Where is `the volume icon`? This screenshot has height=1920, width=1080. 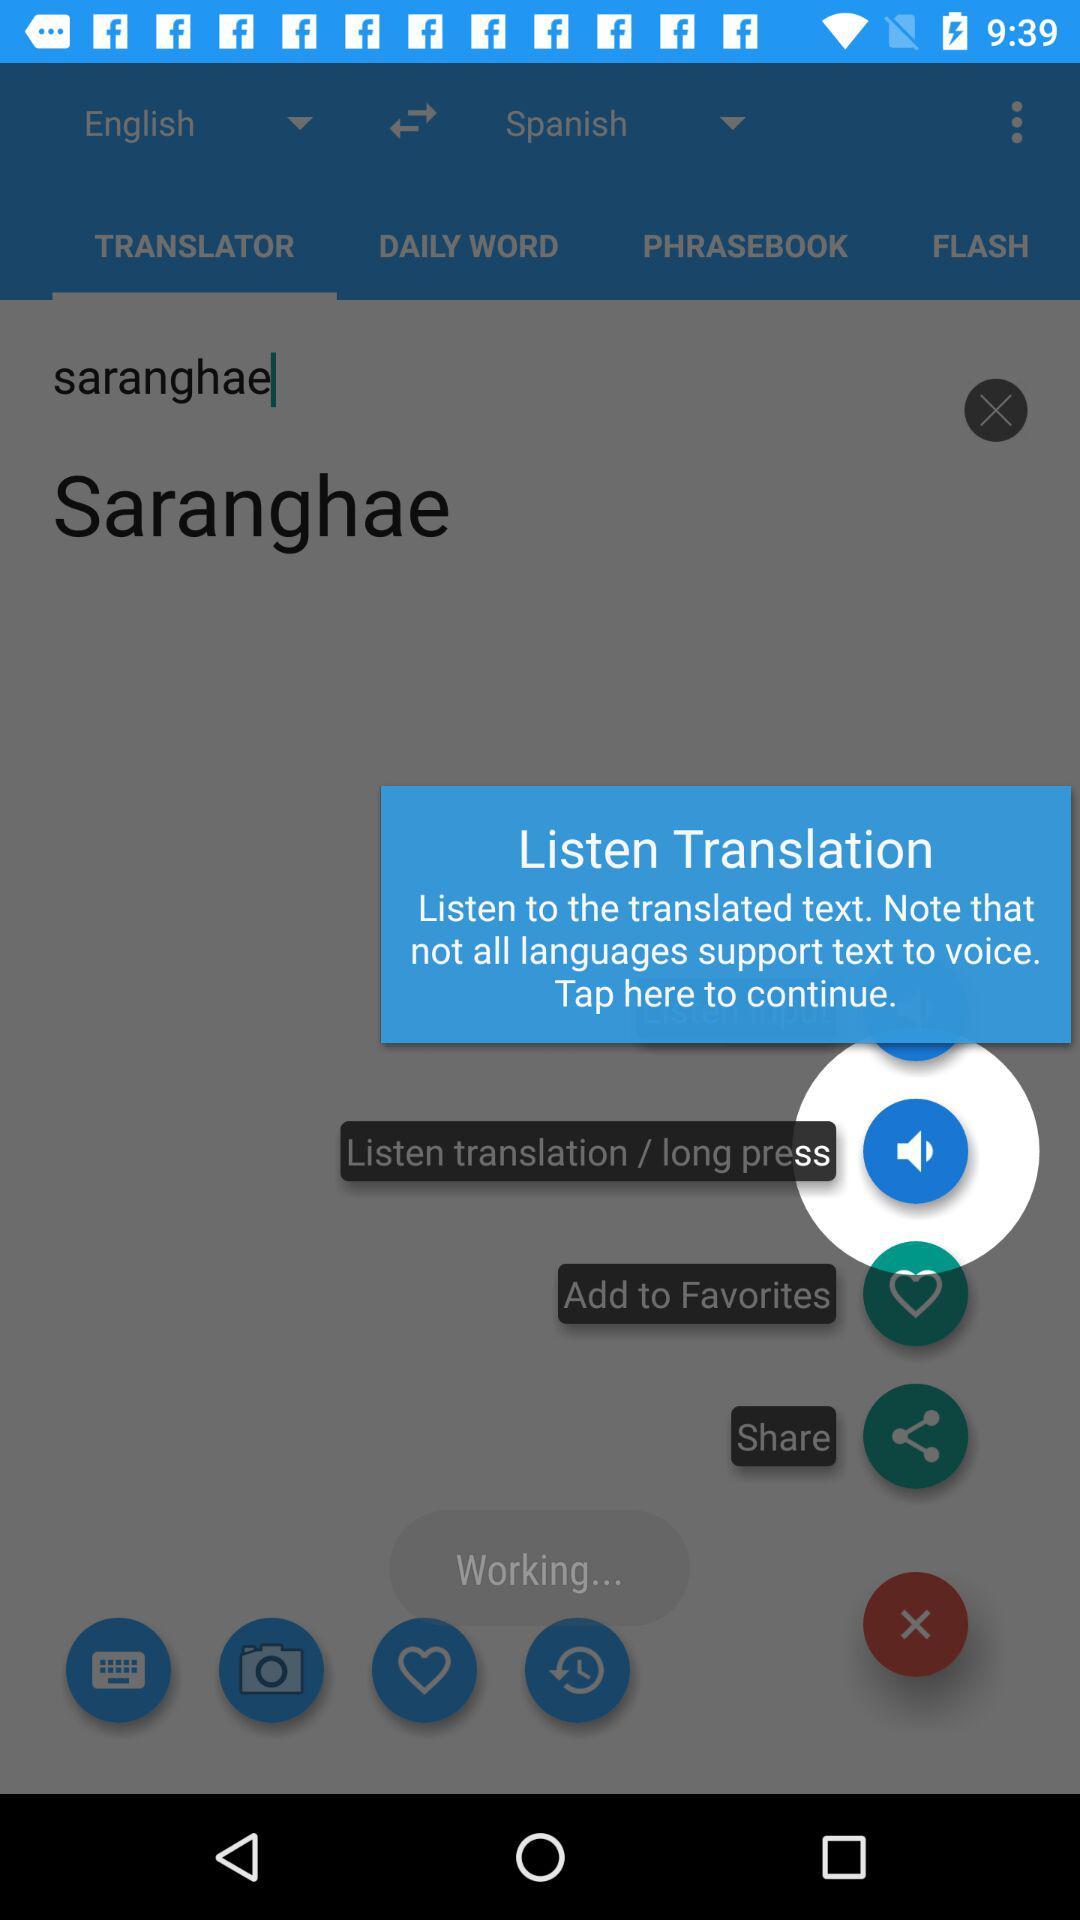 the volume icon is located at coordinates (915, 1151).